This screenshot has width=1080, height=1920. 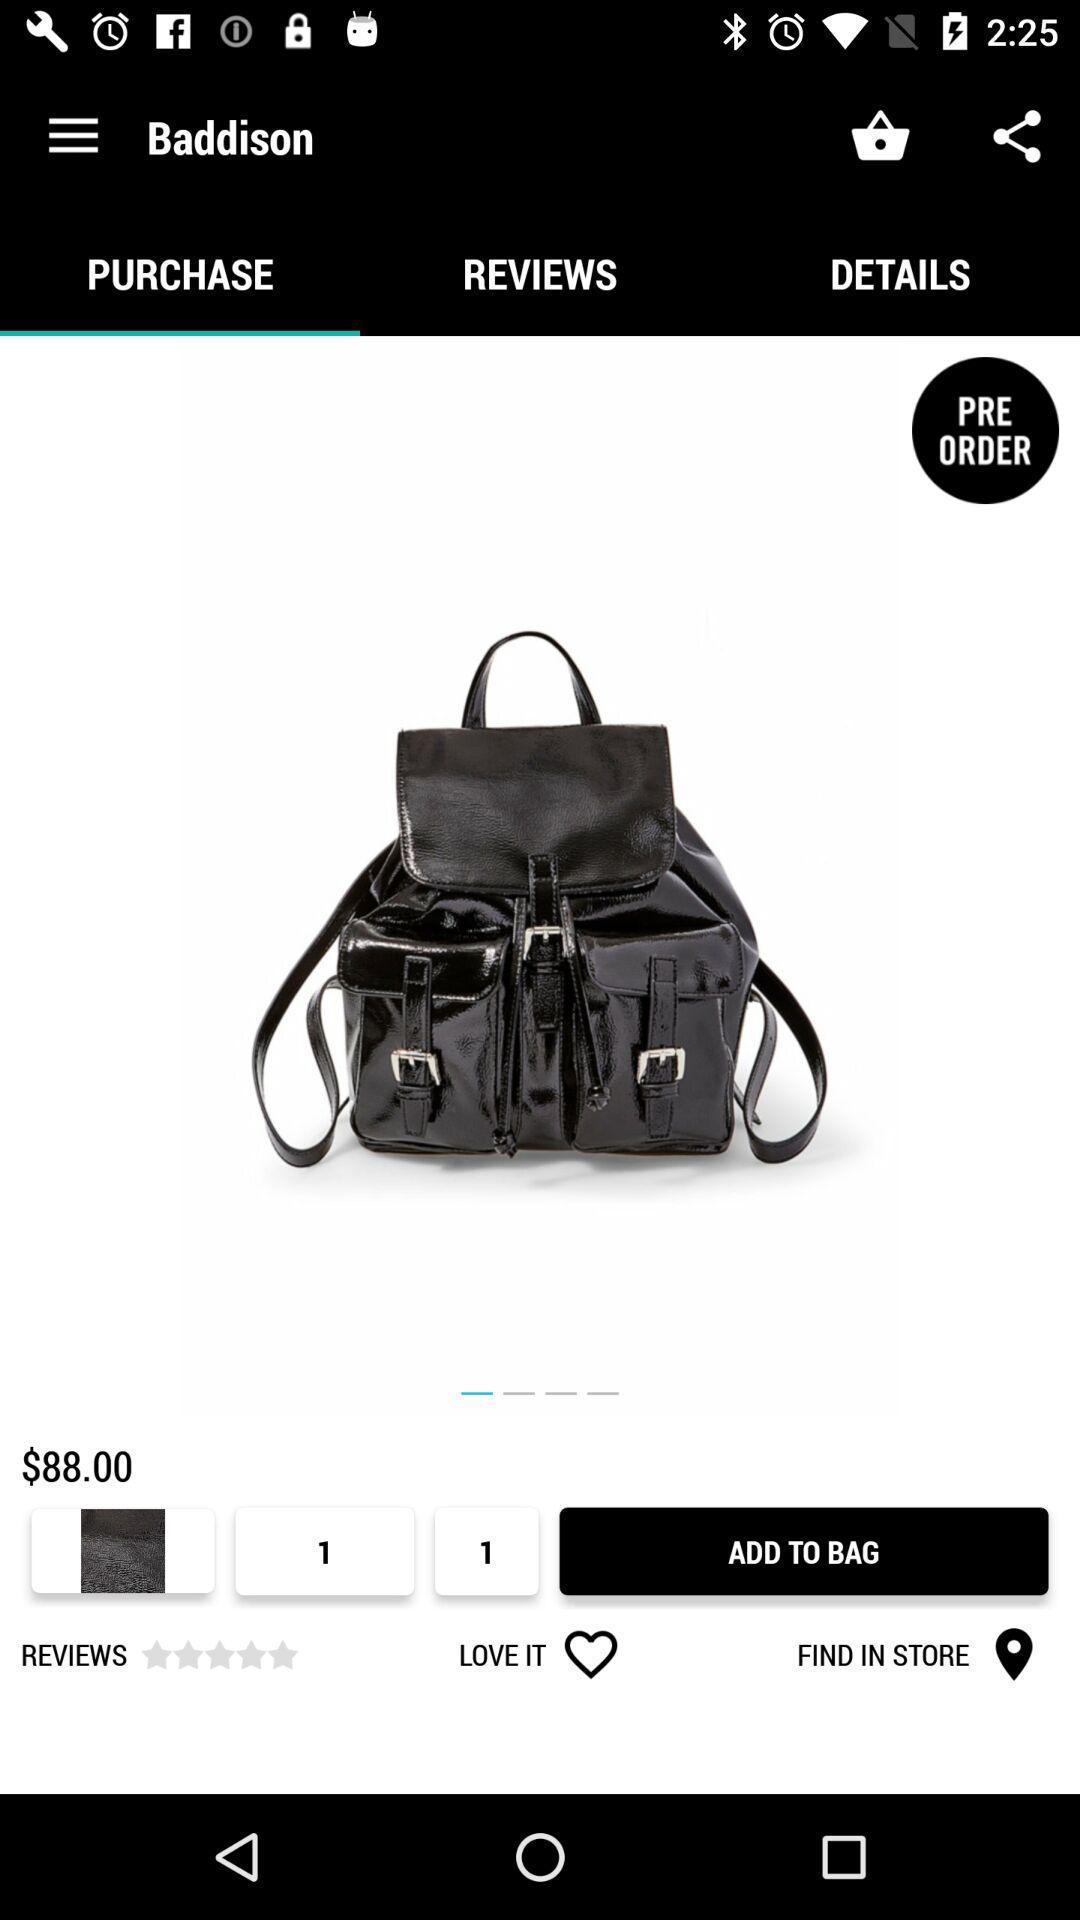 I want to click on icon above the purchase, so click(x=72, y=135).